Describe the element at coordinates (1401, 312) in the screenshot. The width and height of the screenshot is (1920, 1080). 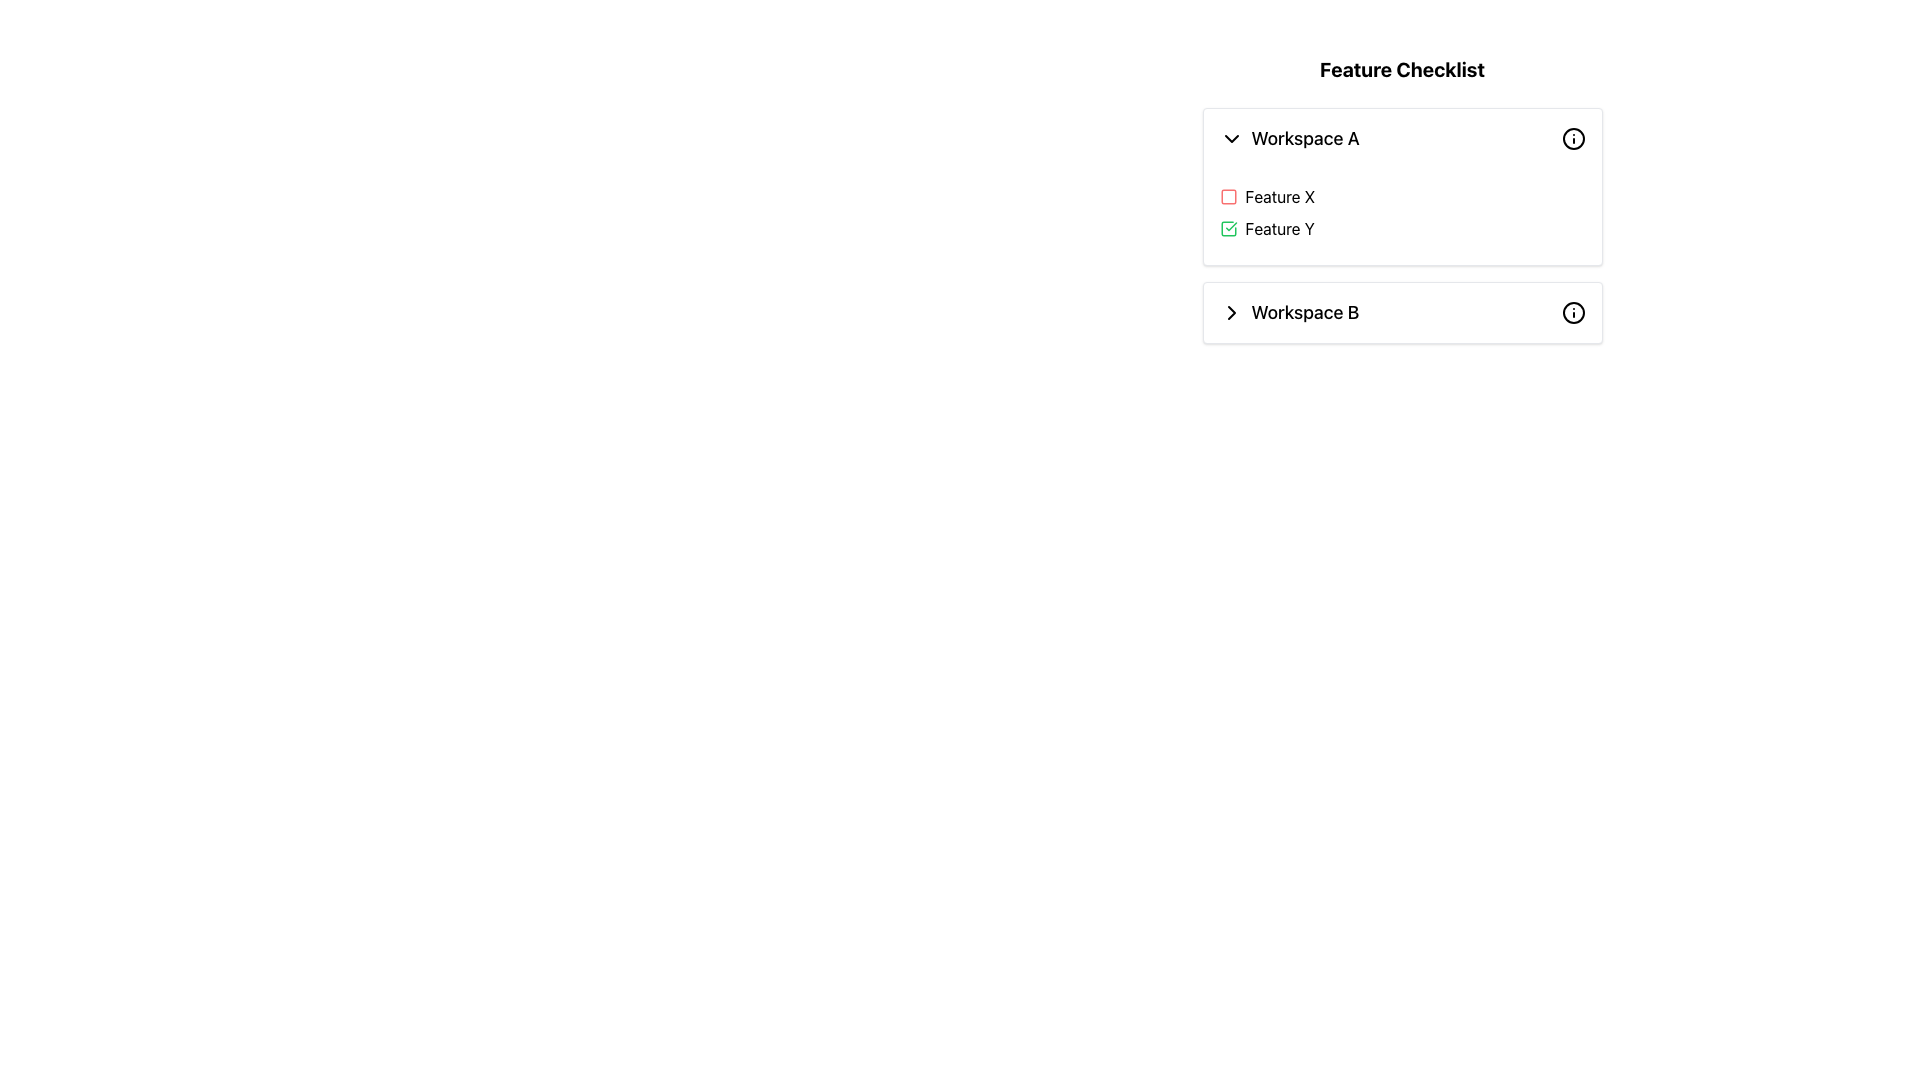
I see `the second item in the list, located directly below 'Workspace A'` at that location.